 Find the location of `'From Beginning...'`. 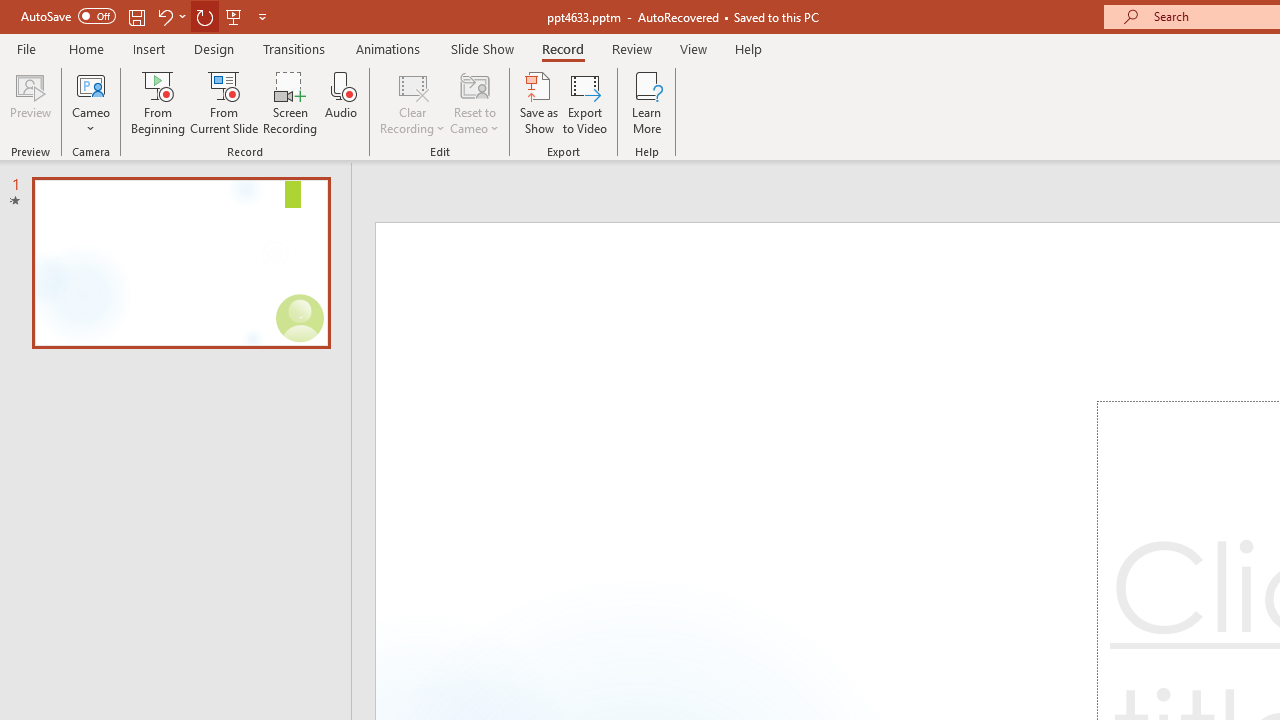

'From Beginning...' is located at coordinates (157, 103).